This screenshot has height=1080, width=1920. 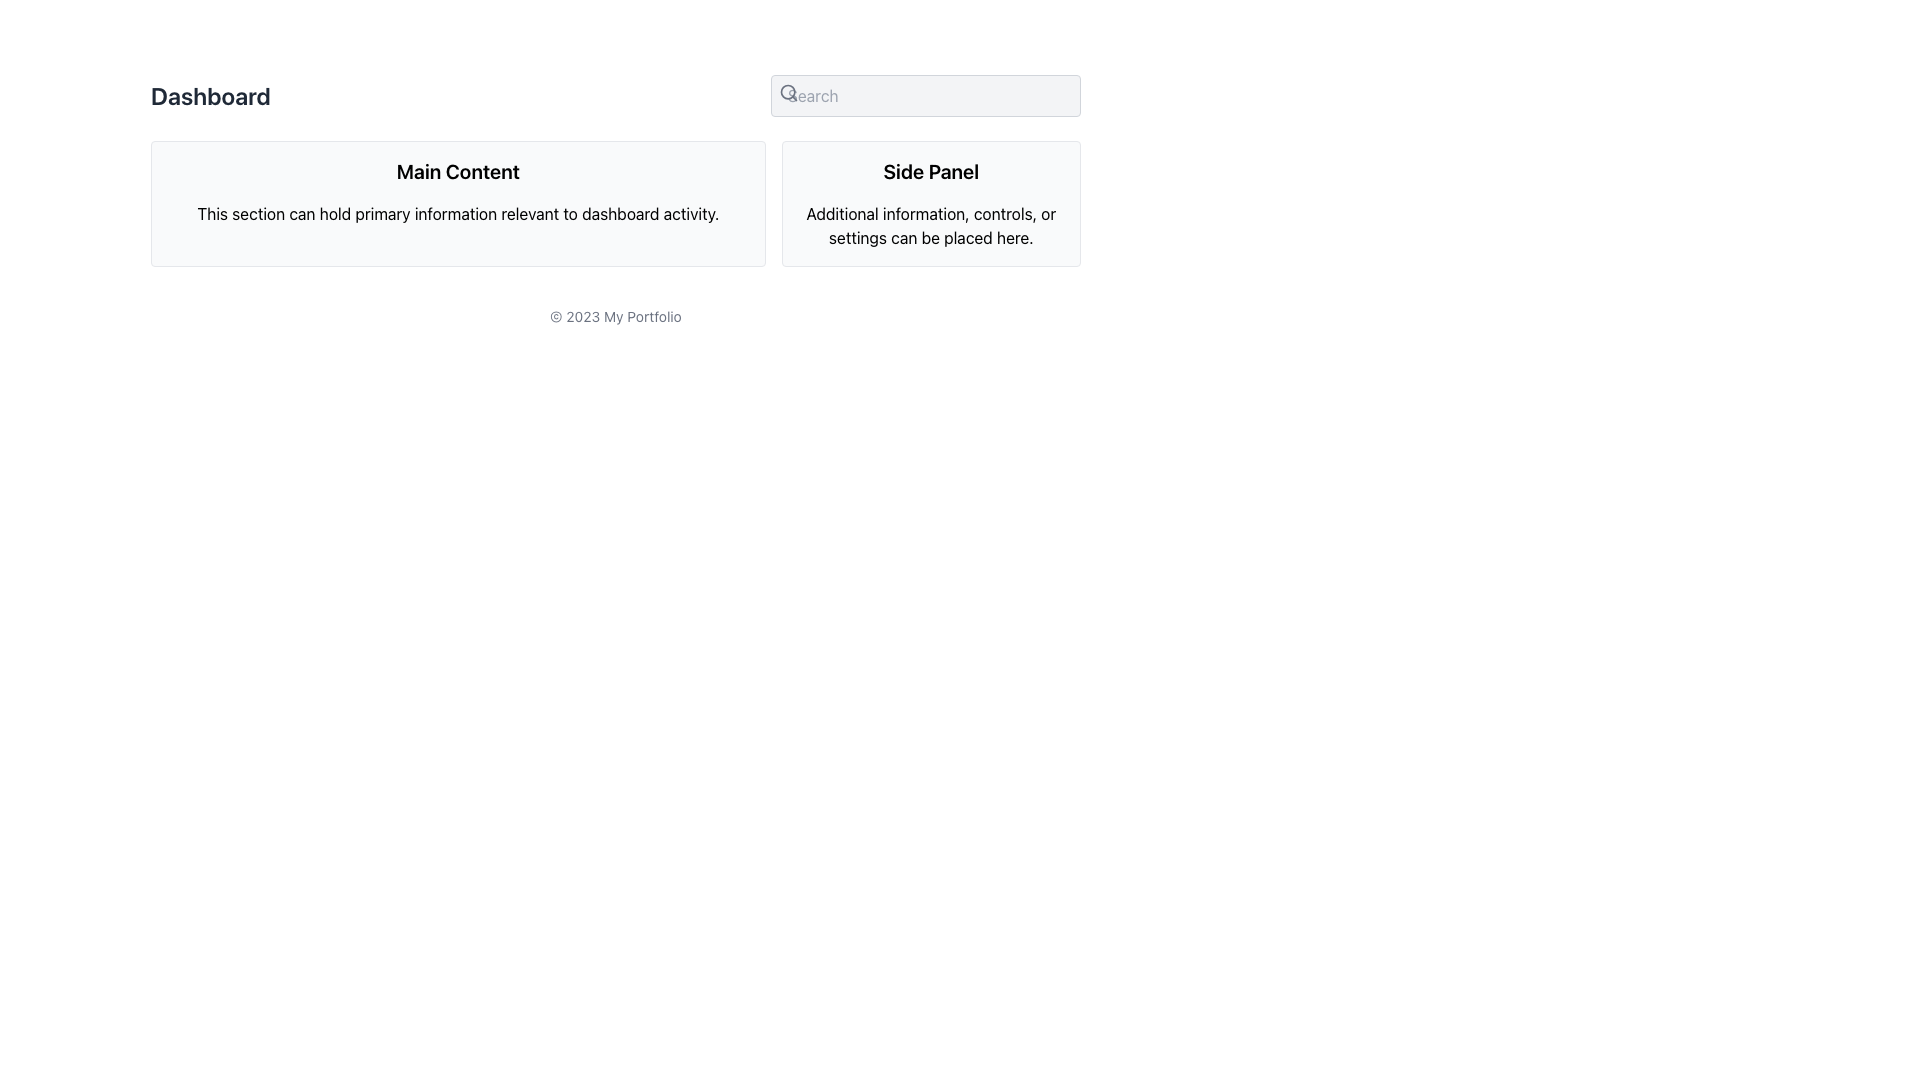 What do you see at coordinates (787, 92) in the screenshot?
I see `the search icon located at the top-left corner of the search input field, which signifies the search functionality of the input` at bounding box center [787, 92].